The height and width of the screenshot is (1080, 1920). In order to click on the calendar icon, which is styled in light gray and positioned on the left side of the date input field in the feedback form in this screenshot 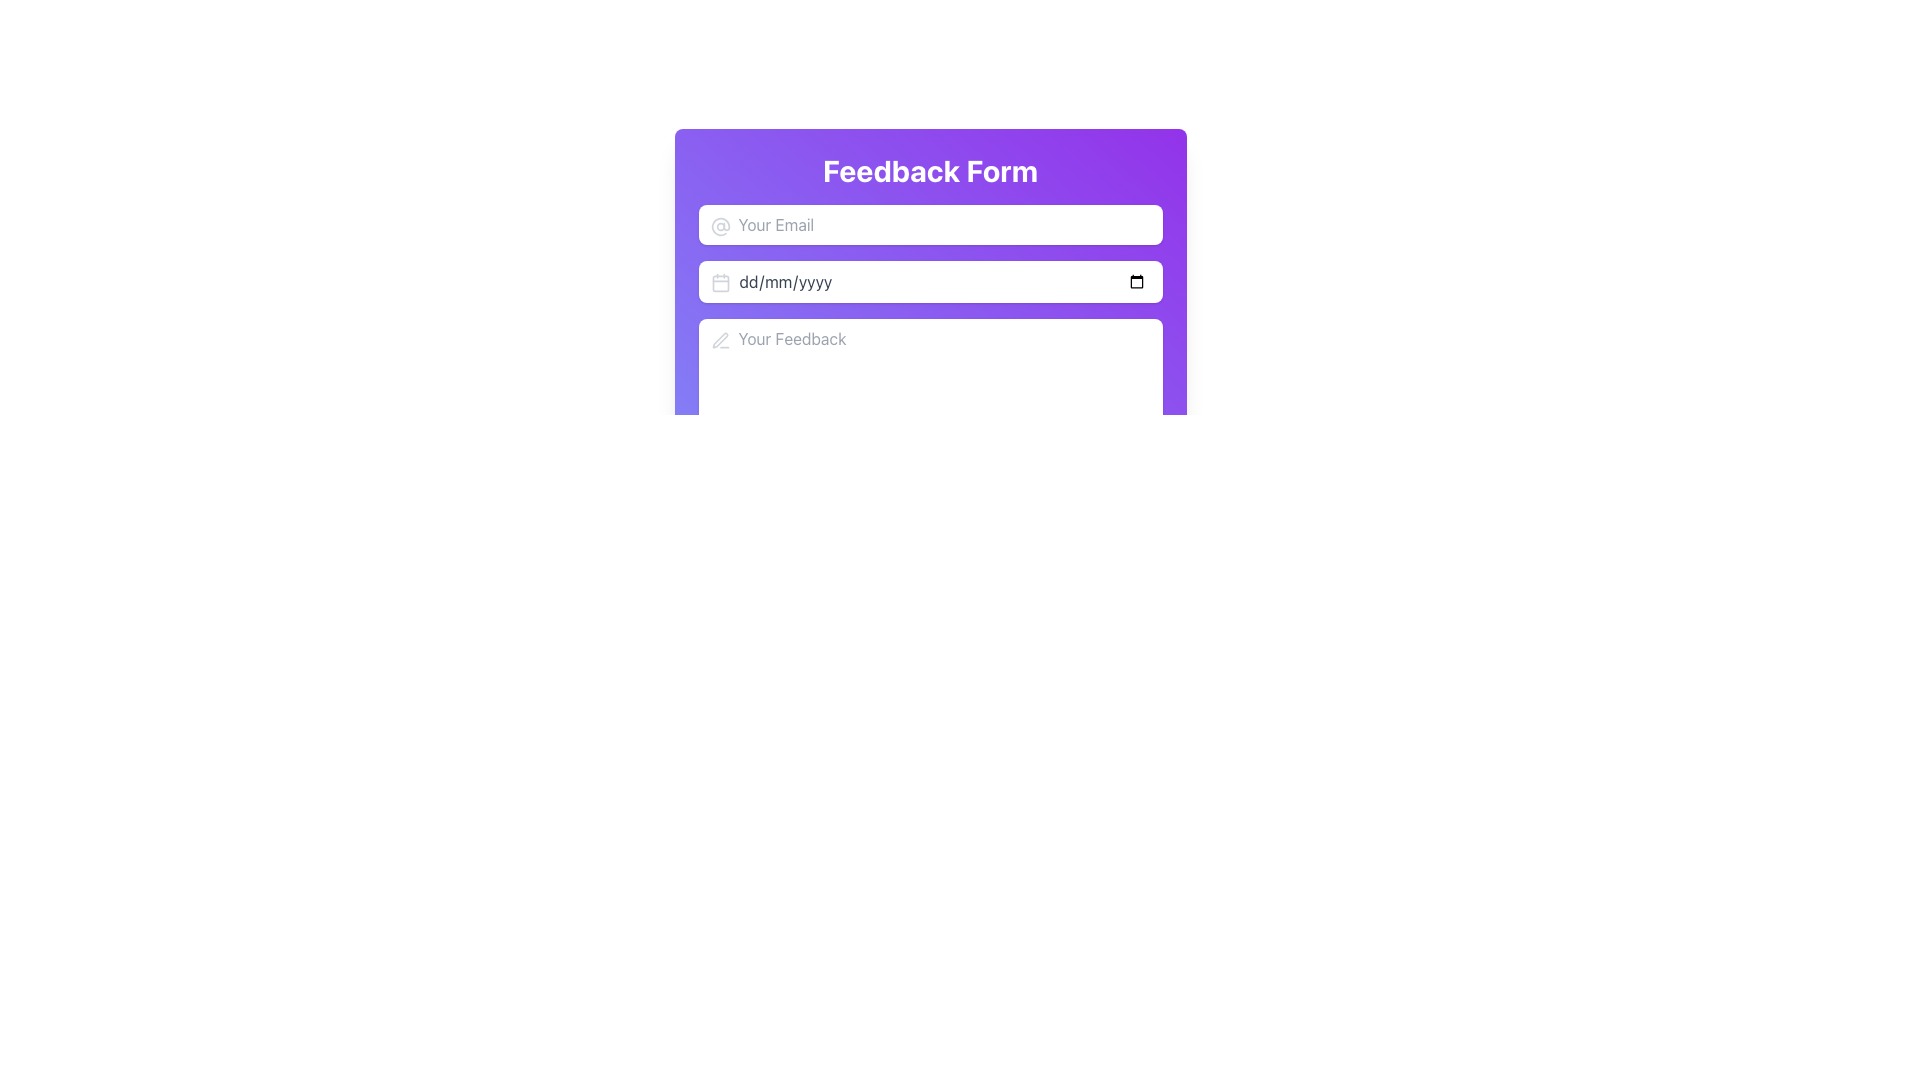, I will do `click(720, 282)`.